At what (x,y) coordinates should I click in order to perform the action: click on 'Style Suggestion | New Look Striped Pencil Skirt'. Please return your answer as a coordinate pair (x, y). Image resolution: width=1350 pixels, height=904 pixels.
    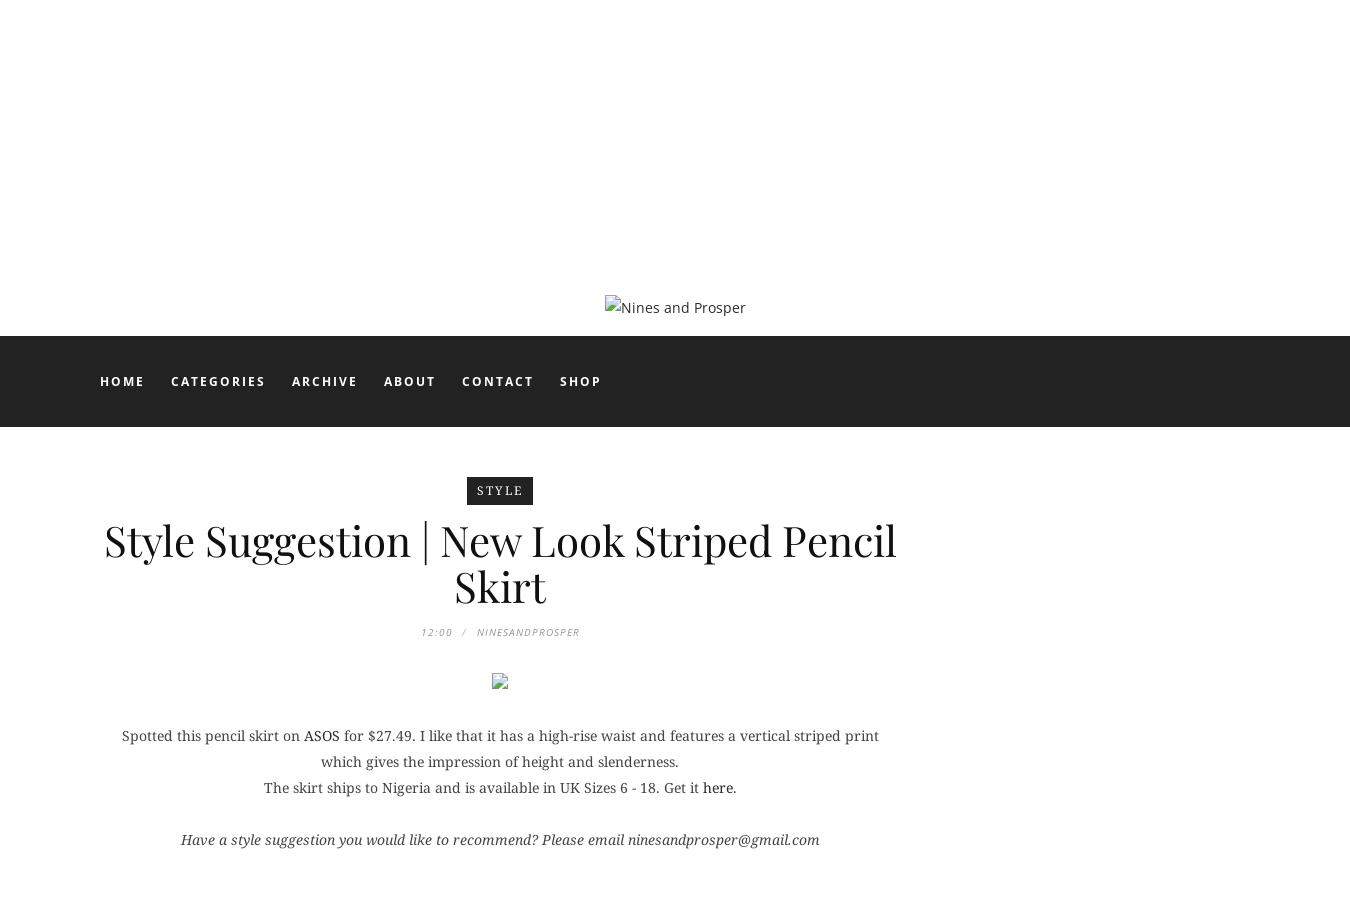
    Looking at the image, I should click on (498, 563).